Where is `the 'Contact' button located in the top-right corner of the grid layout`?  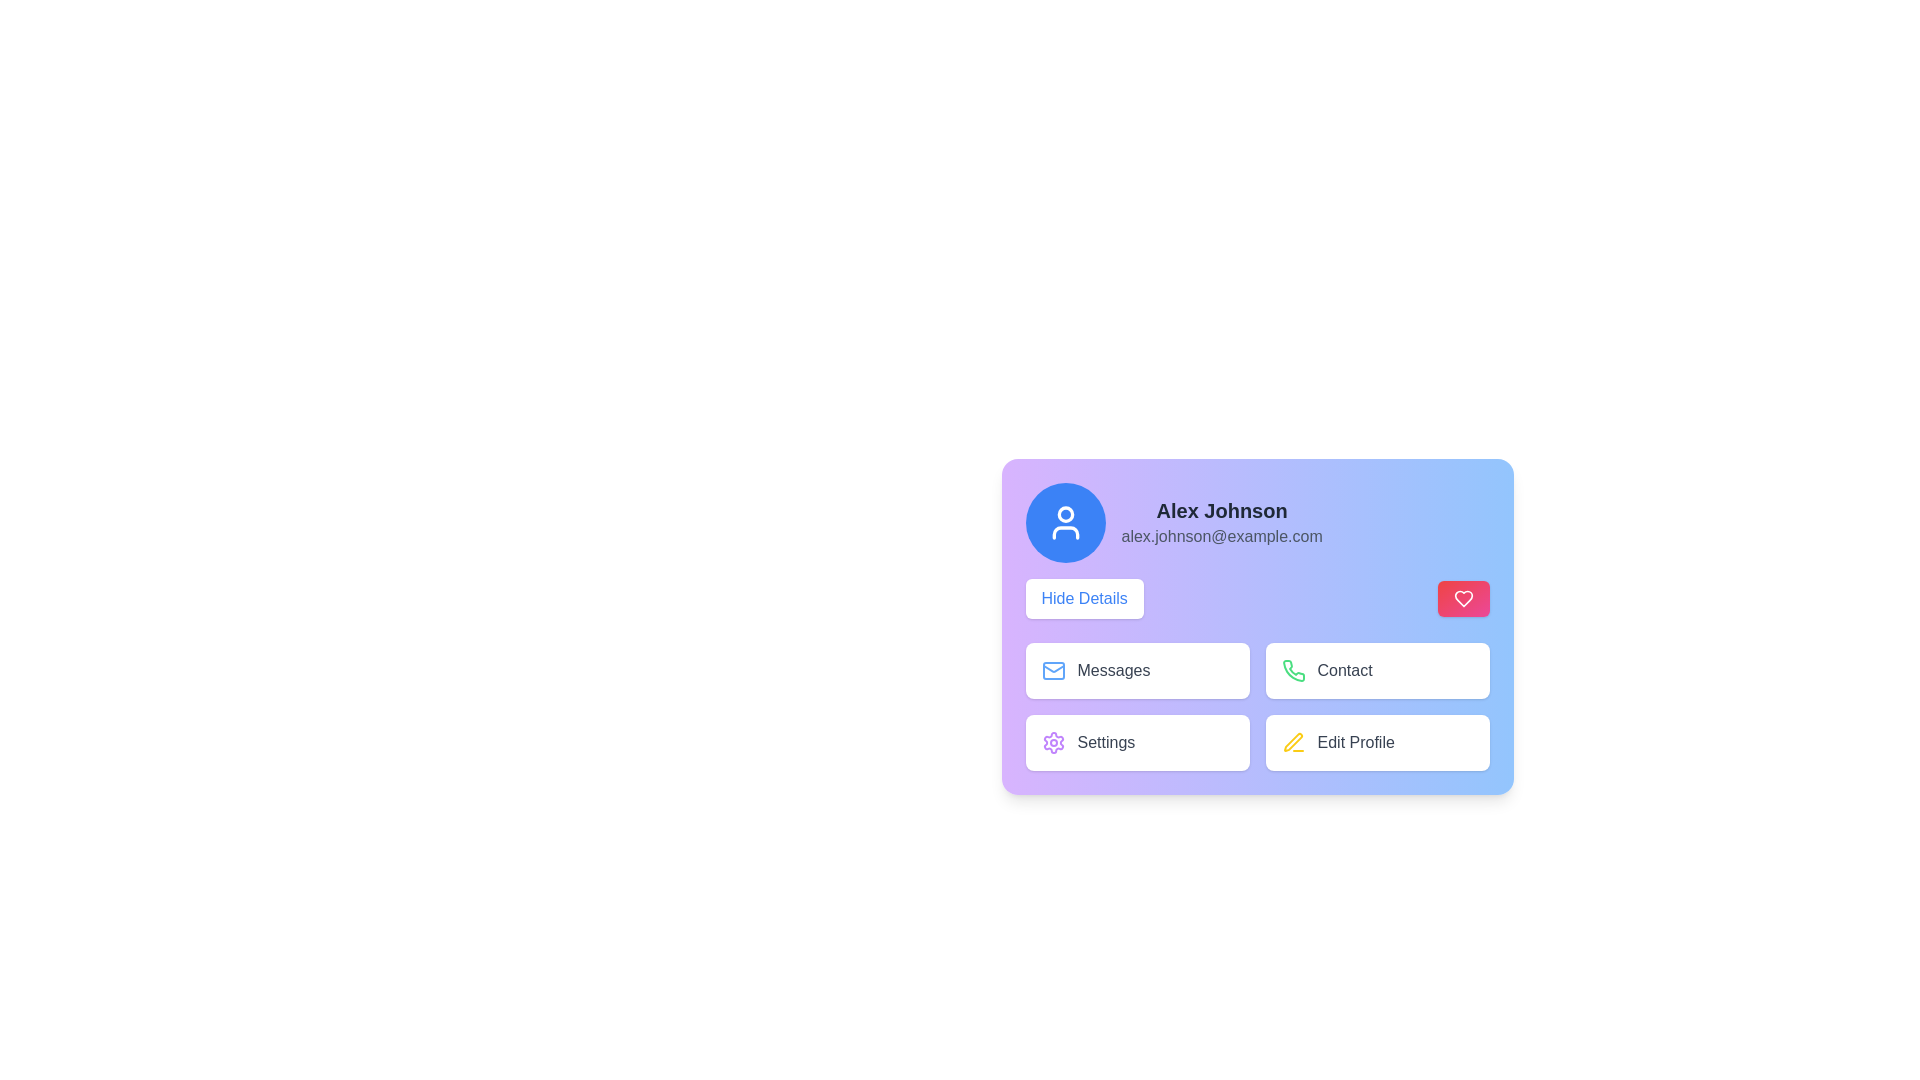
the 'Contact' button located in the top-right corner of the grid layout is located at coordinates (1376, 671).